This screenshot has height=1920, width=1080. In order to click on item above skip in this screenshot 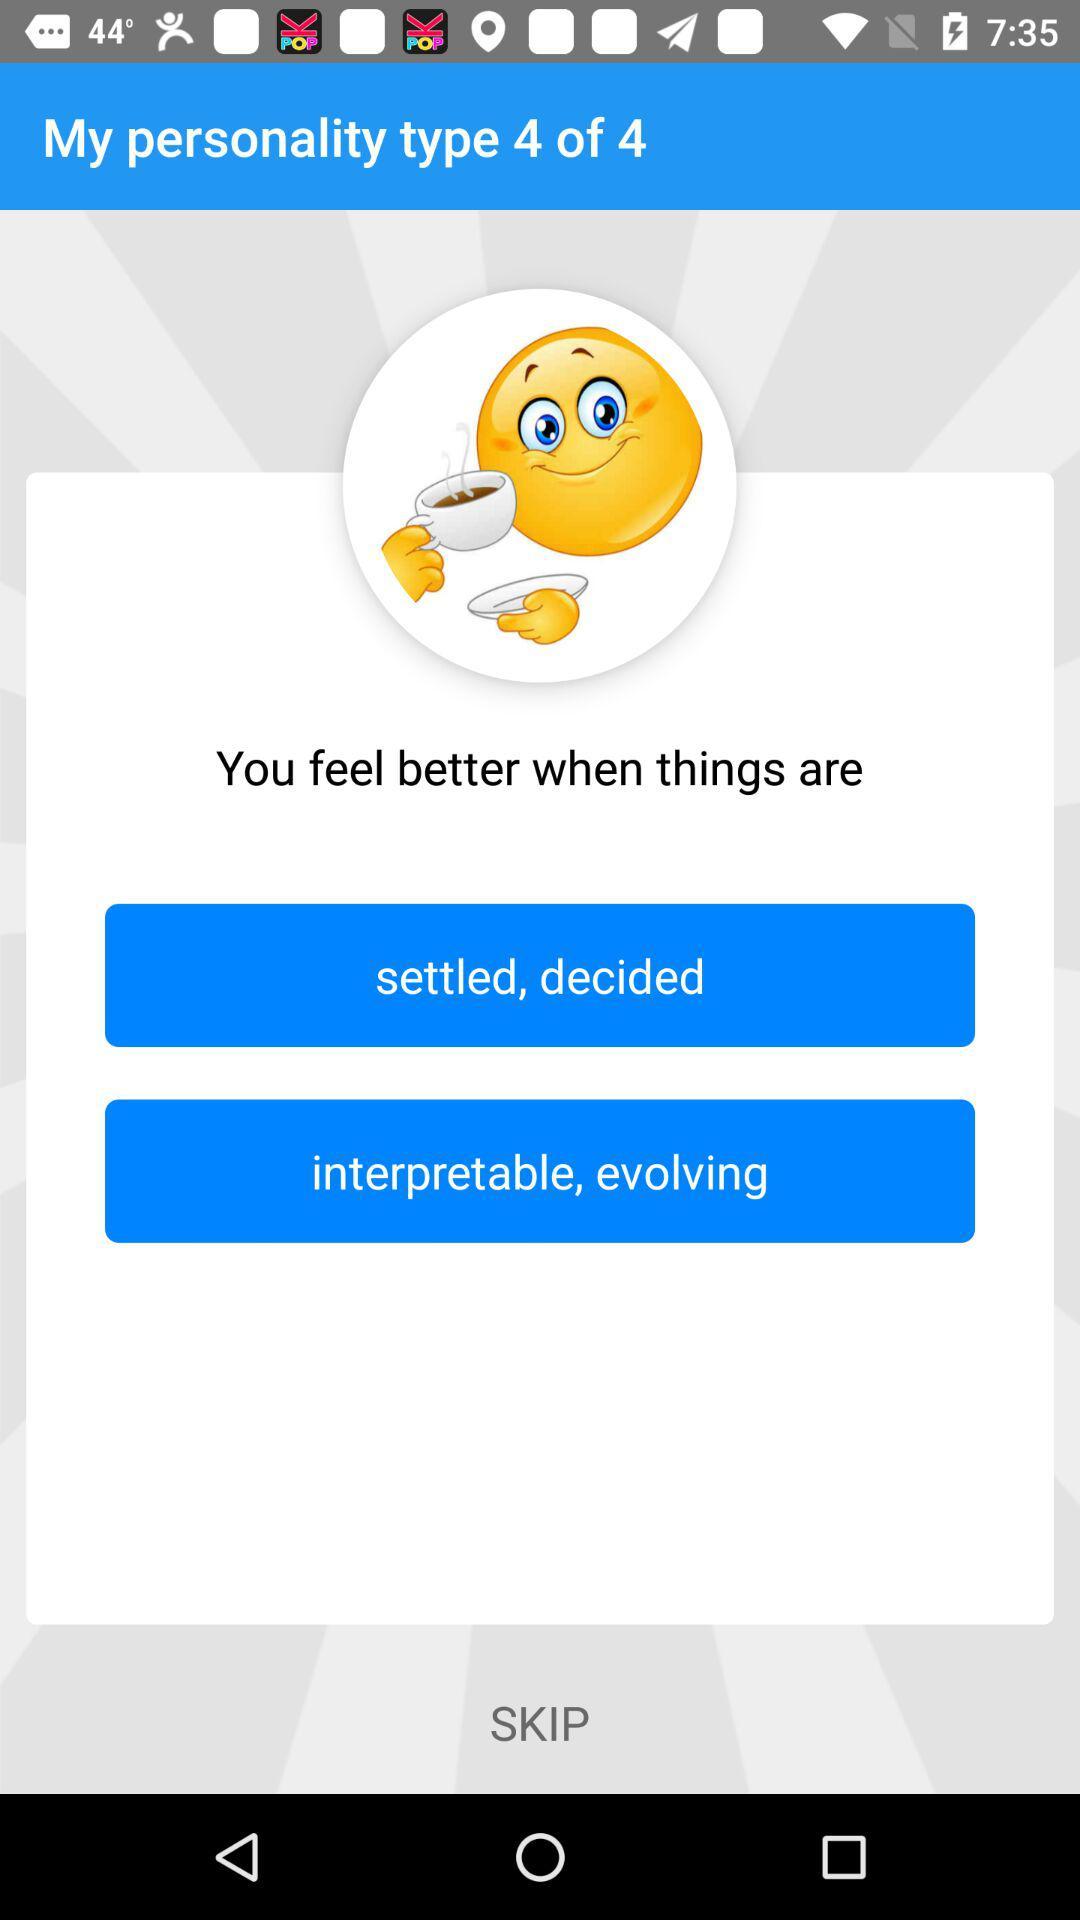, I will do `click(540, 1171)`.